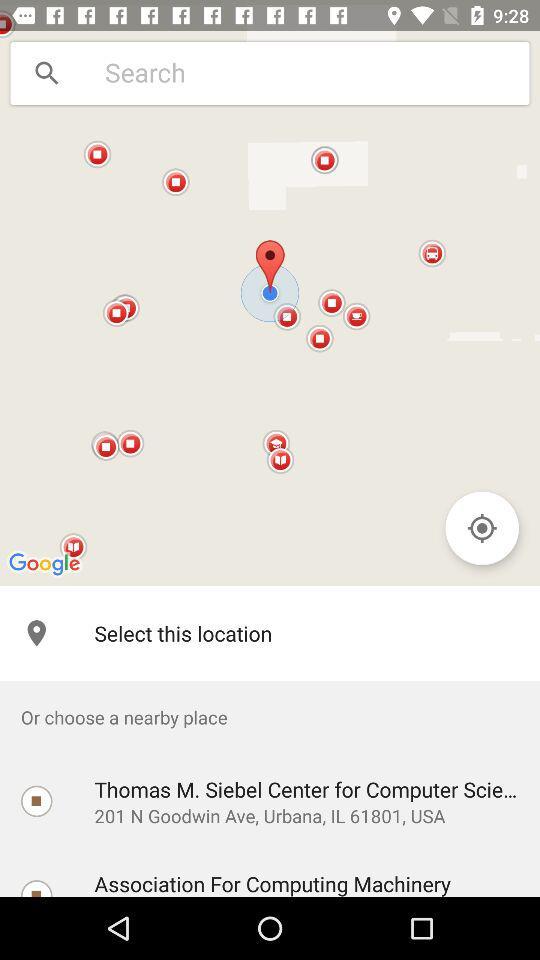  Describe the element at coordinates (481, 527) in the screenshot. I see `the location_crosshair icon` at that location.